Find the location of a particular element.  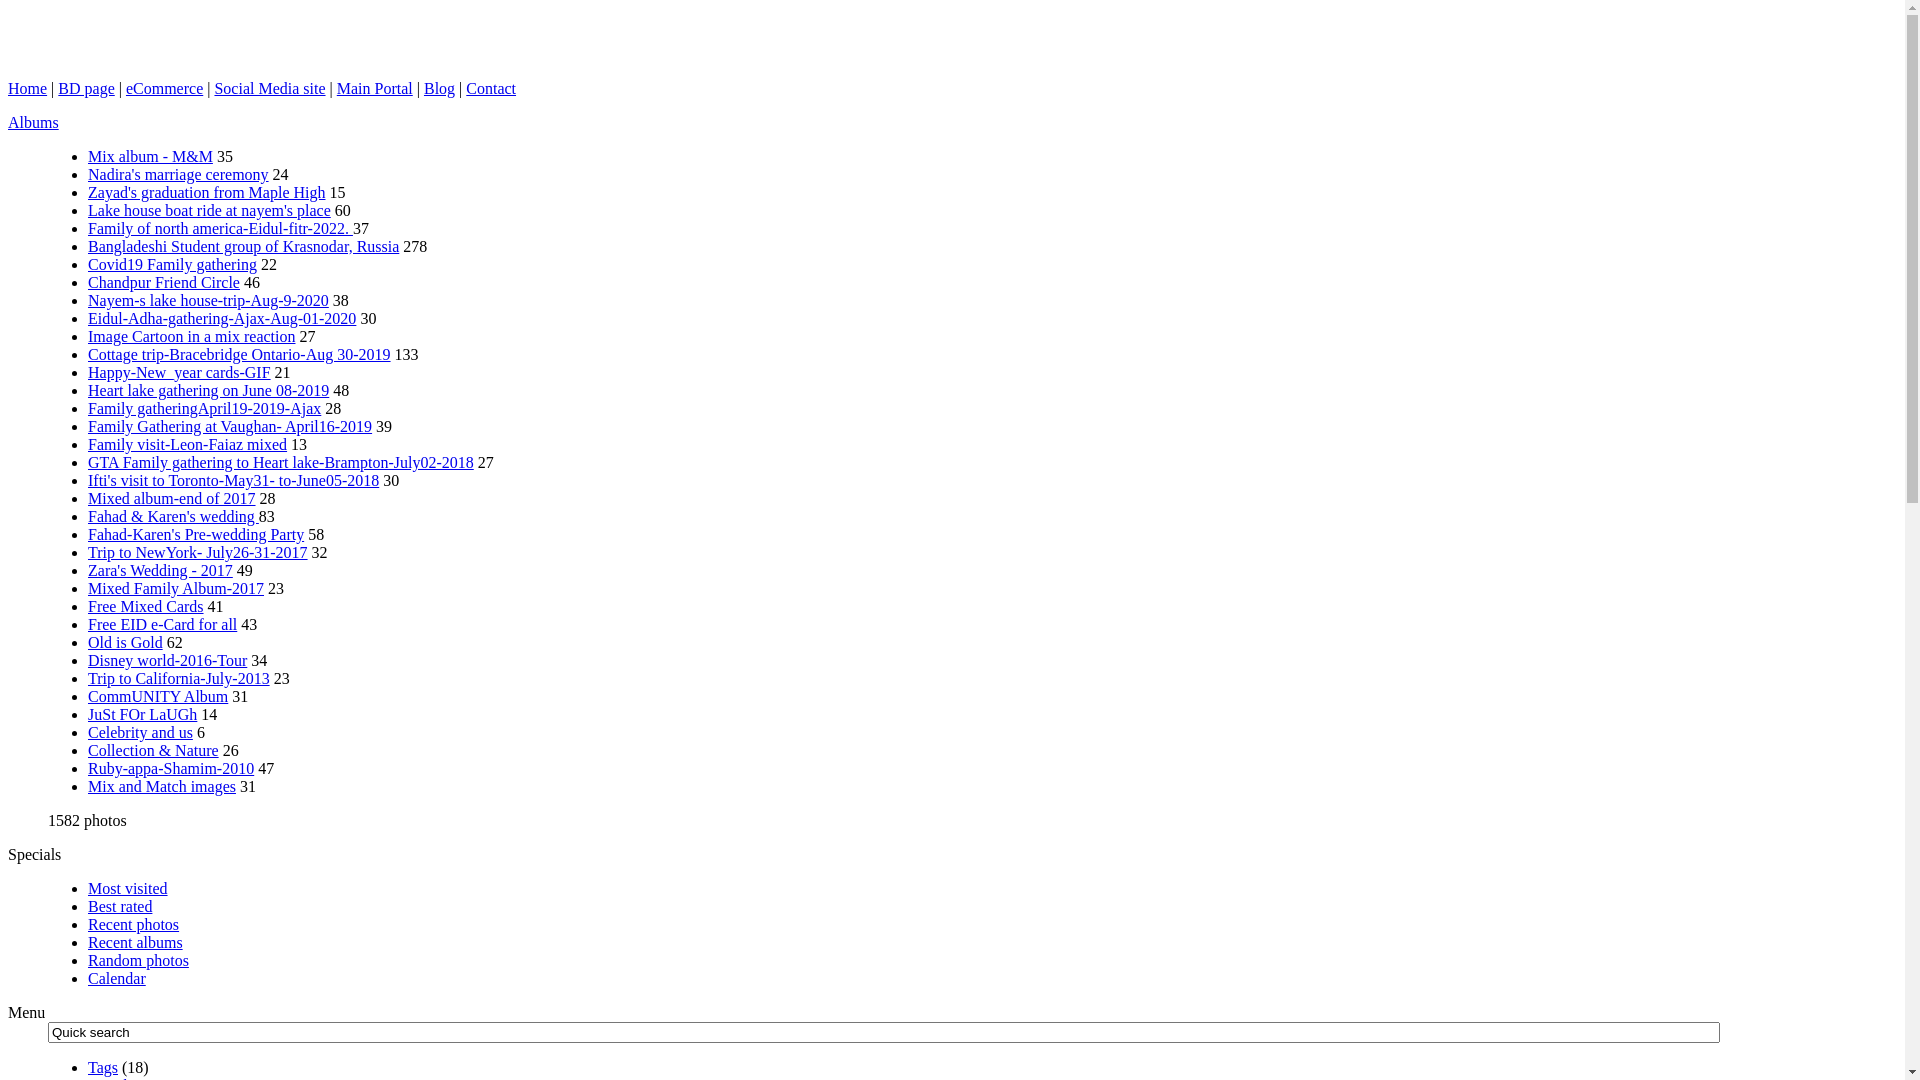

'Family gatheringApril19-2019-Ajax' is located at coordinates (204, 407).